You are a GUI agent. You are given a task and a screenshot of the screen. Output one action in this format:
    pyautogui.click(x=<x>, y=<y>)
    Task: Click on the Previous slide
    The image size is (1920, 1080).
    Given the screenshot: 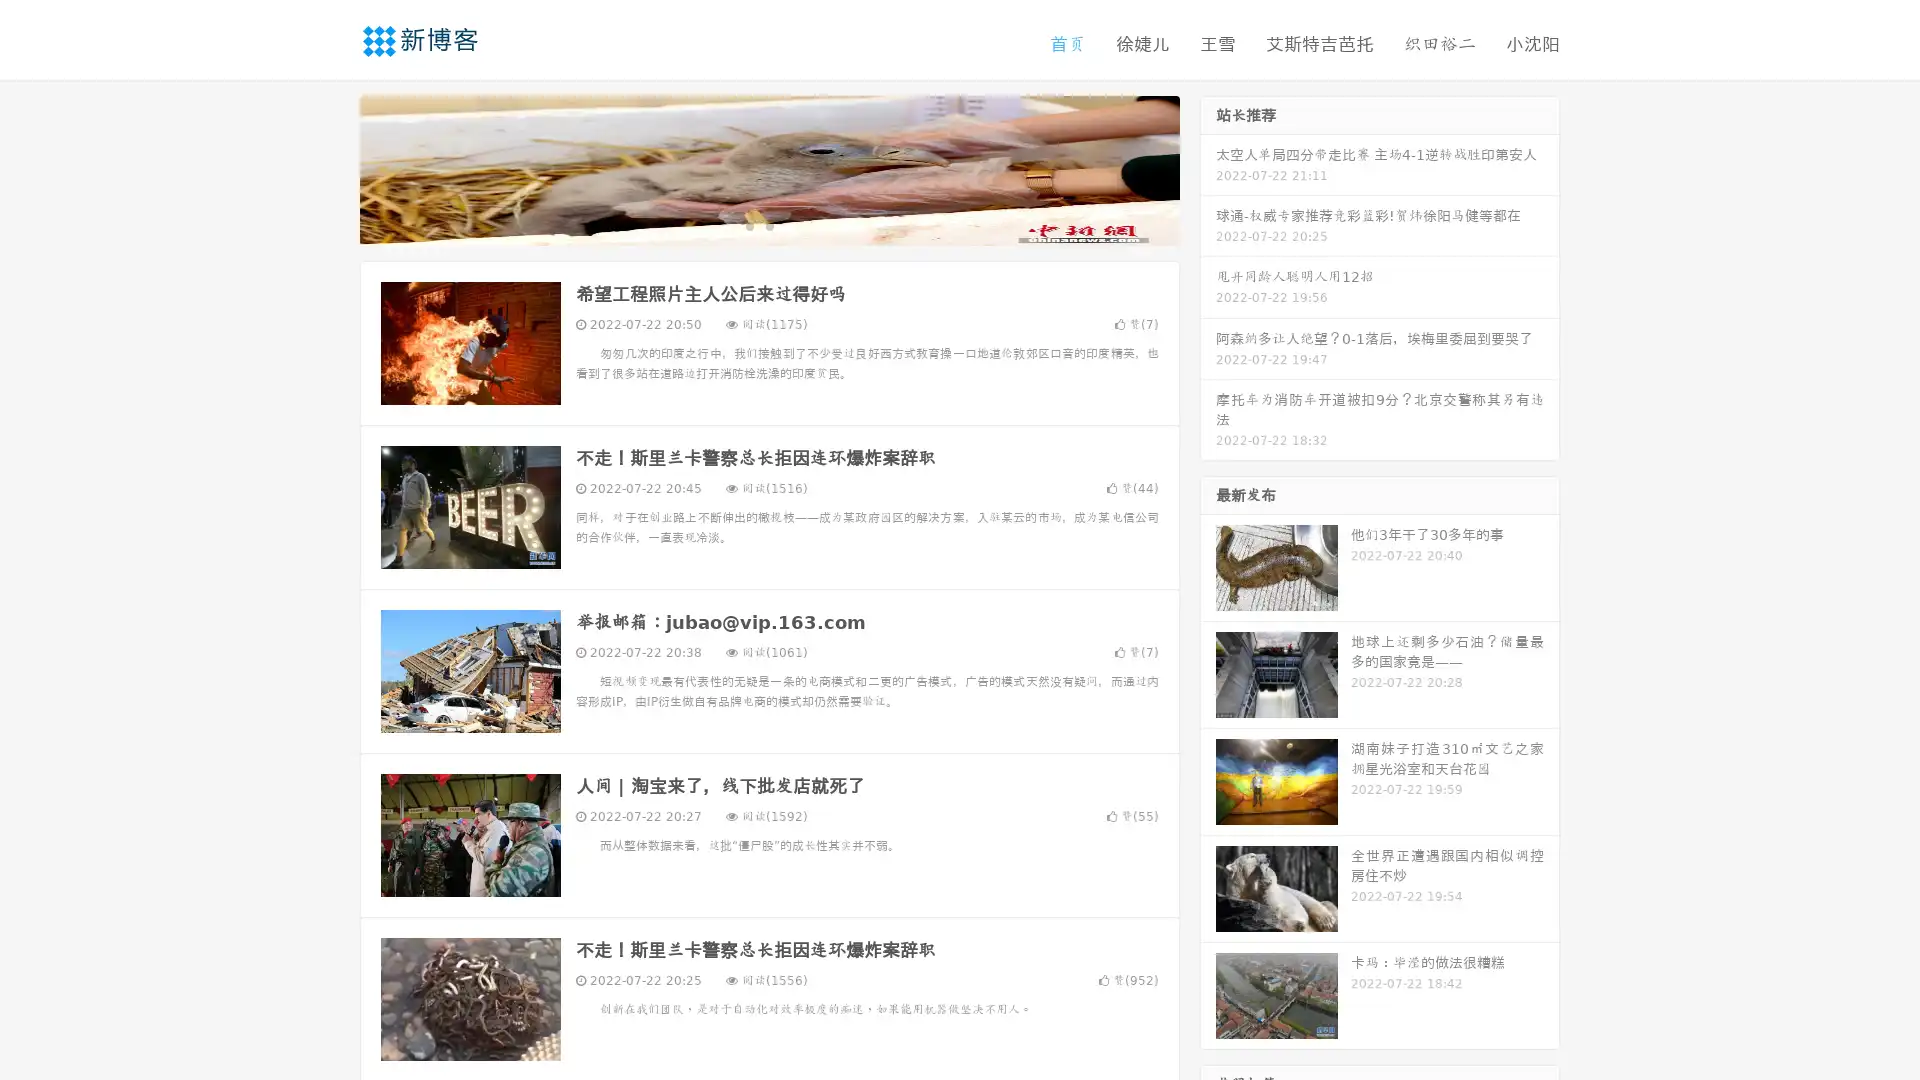 What is the action you would take?
    pyautogui.click(x=330, y=168)
    